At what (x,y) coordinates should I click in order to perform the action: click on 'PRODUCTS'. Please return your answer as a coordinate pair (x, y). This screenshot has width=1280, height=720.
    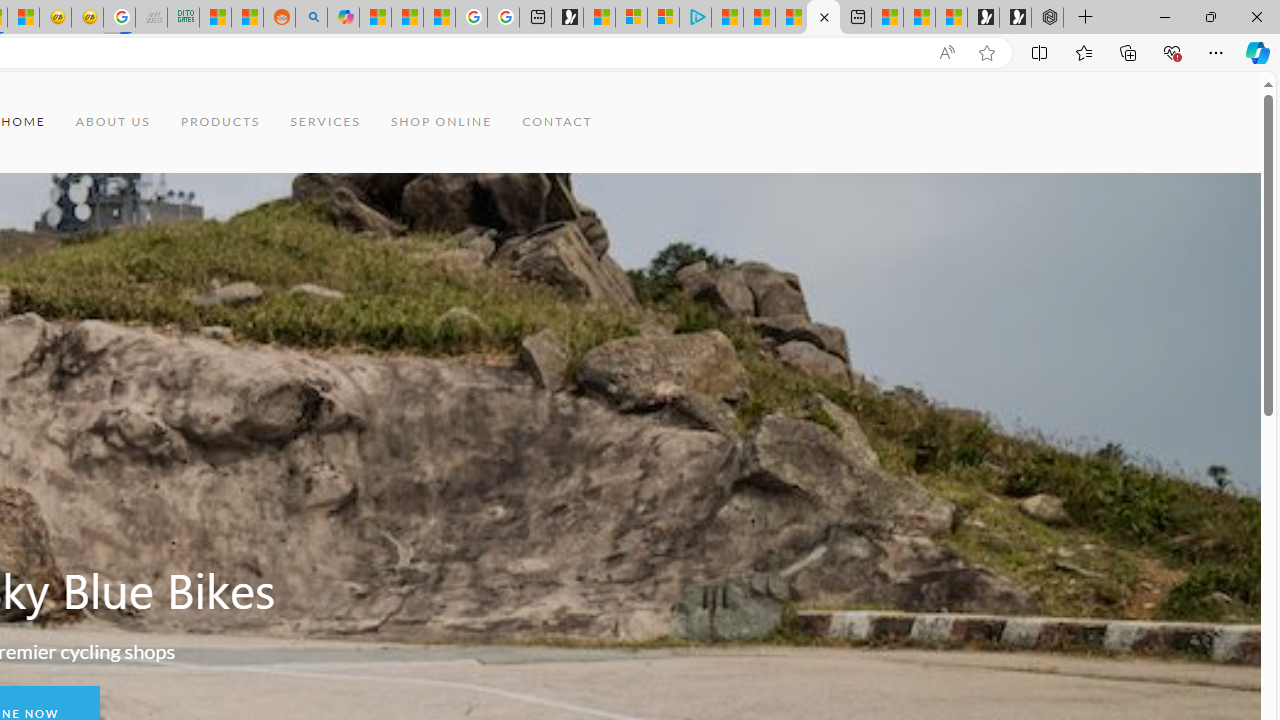
    Looking at the image, I should click on (220, 122).